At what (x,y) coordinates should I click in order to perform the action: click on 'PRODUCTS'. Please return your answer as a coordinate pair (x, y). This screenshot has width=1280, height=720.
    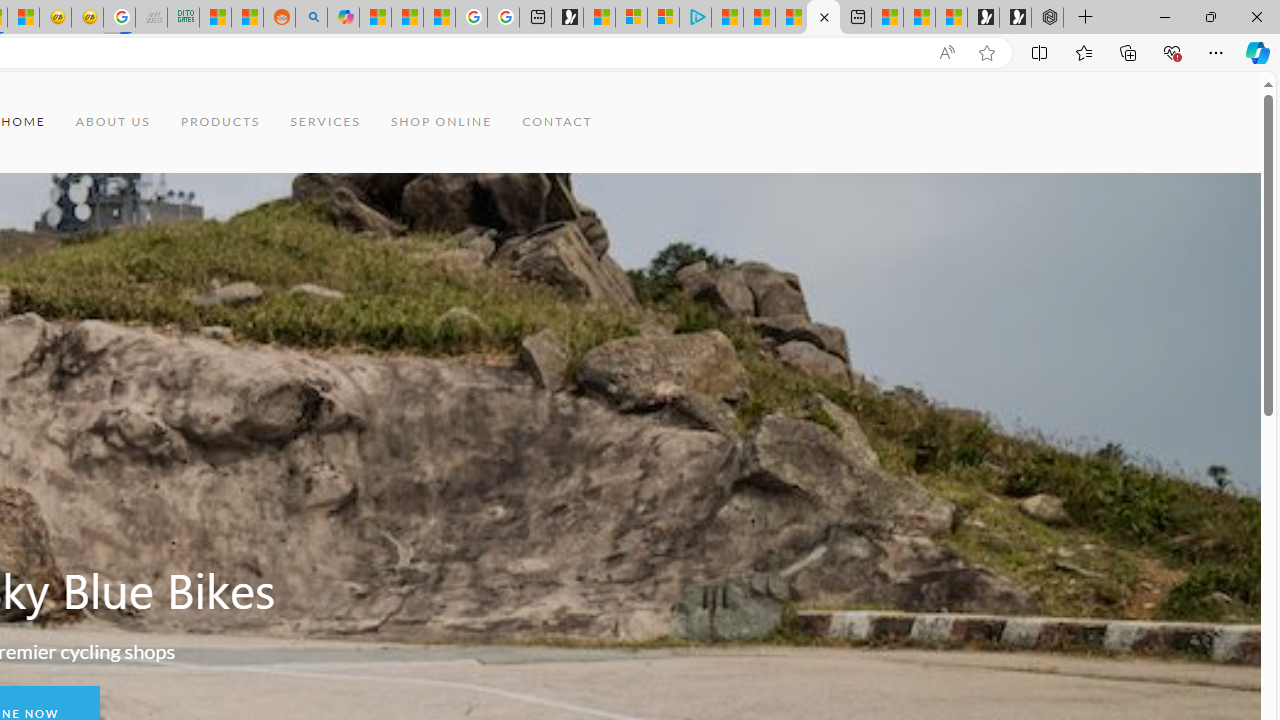
    Looking at the image, I should click on (220, 122).